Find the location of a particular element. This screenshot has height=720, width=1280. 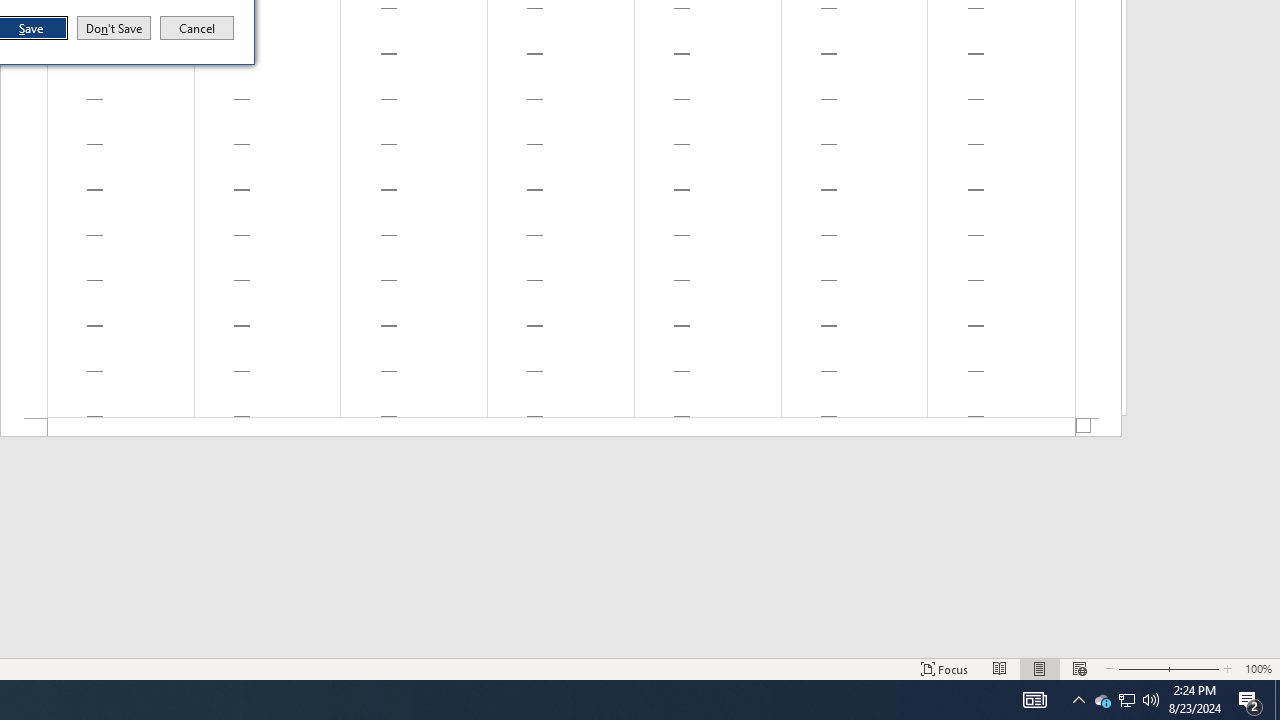

'Don' is located at coordinates (112, 28).